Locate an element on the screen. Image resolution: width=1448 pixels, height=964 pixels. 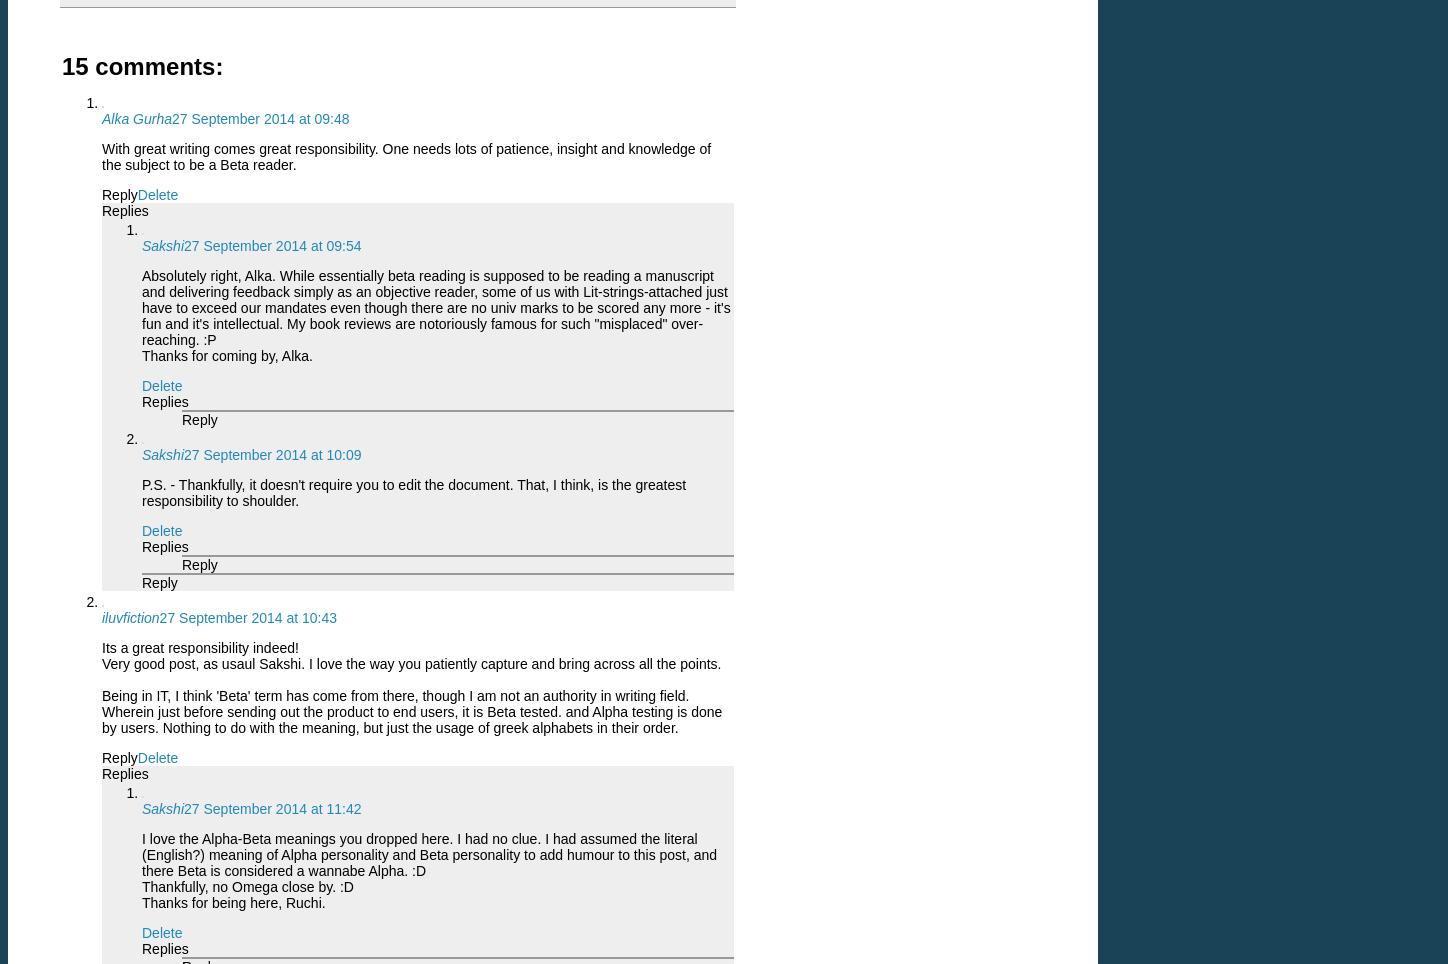
'Thanks for coming by, Alka.' is located at coordinates (227, 355).